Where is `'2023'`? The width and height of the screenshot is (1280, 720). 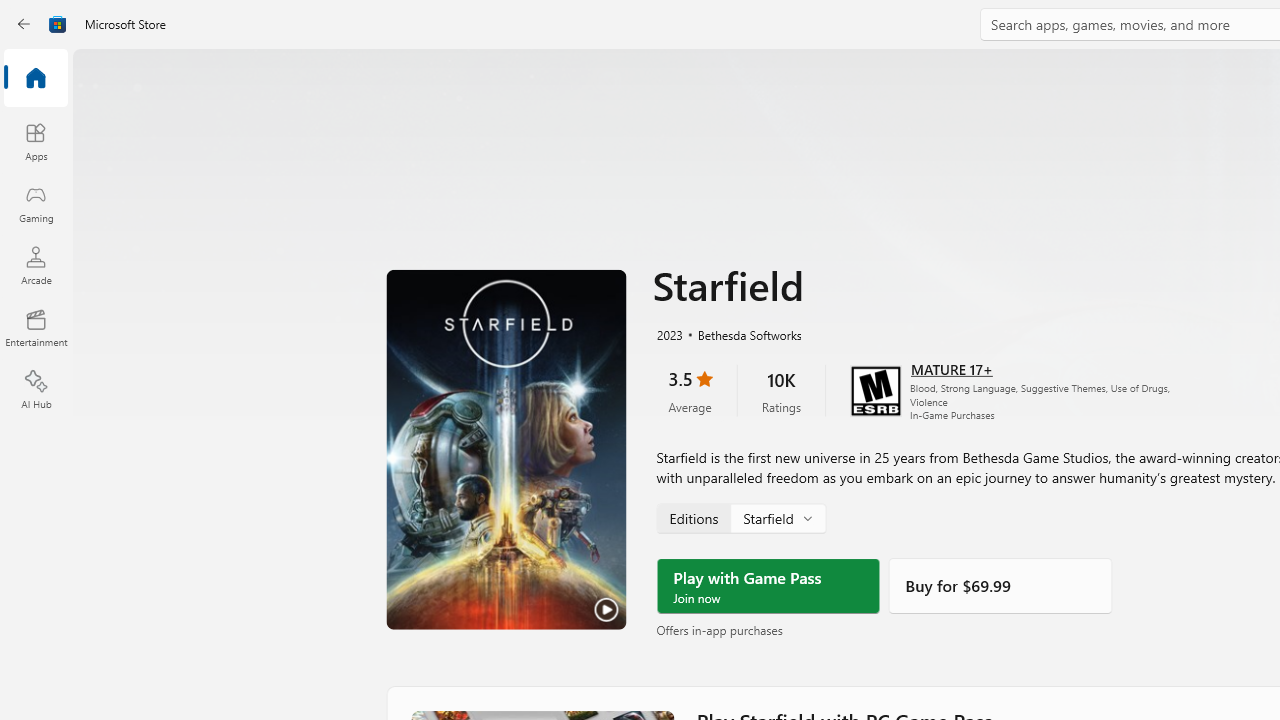
'2023' is located at coordinates (668, 332).